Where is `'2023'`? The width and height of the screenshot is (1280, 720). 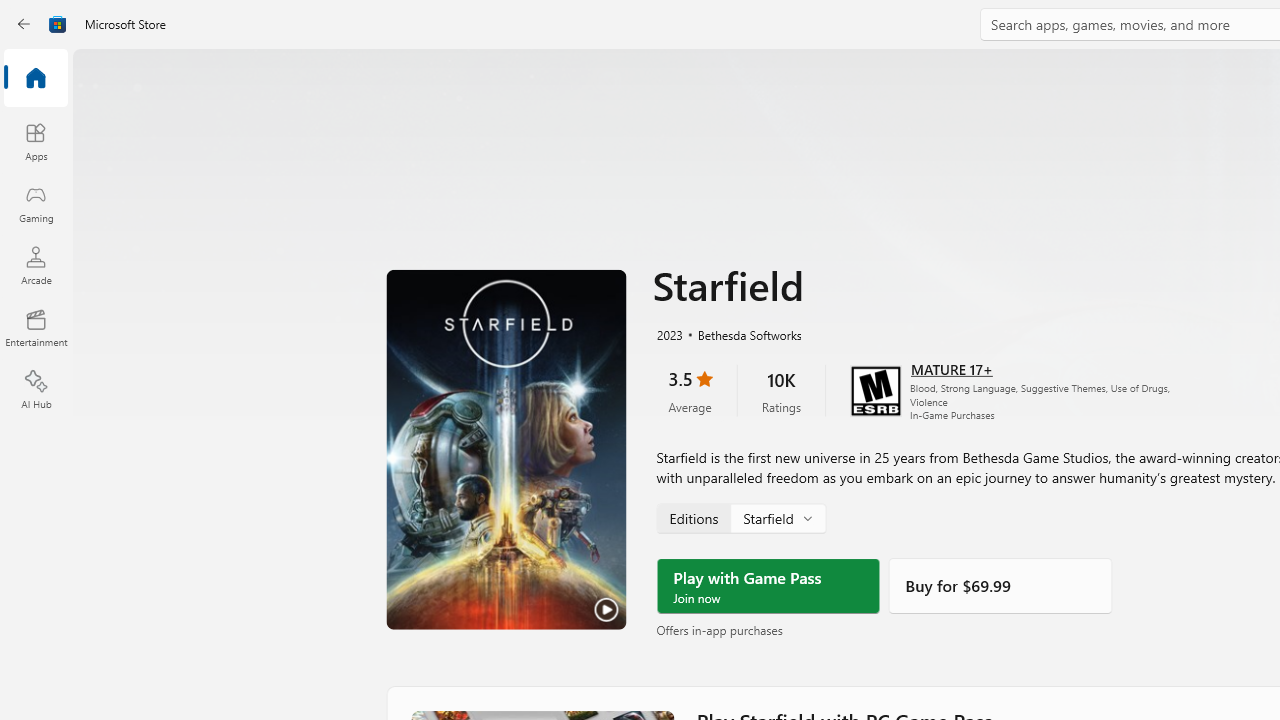
'2023' is located at coordinates (668, 332).